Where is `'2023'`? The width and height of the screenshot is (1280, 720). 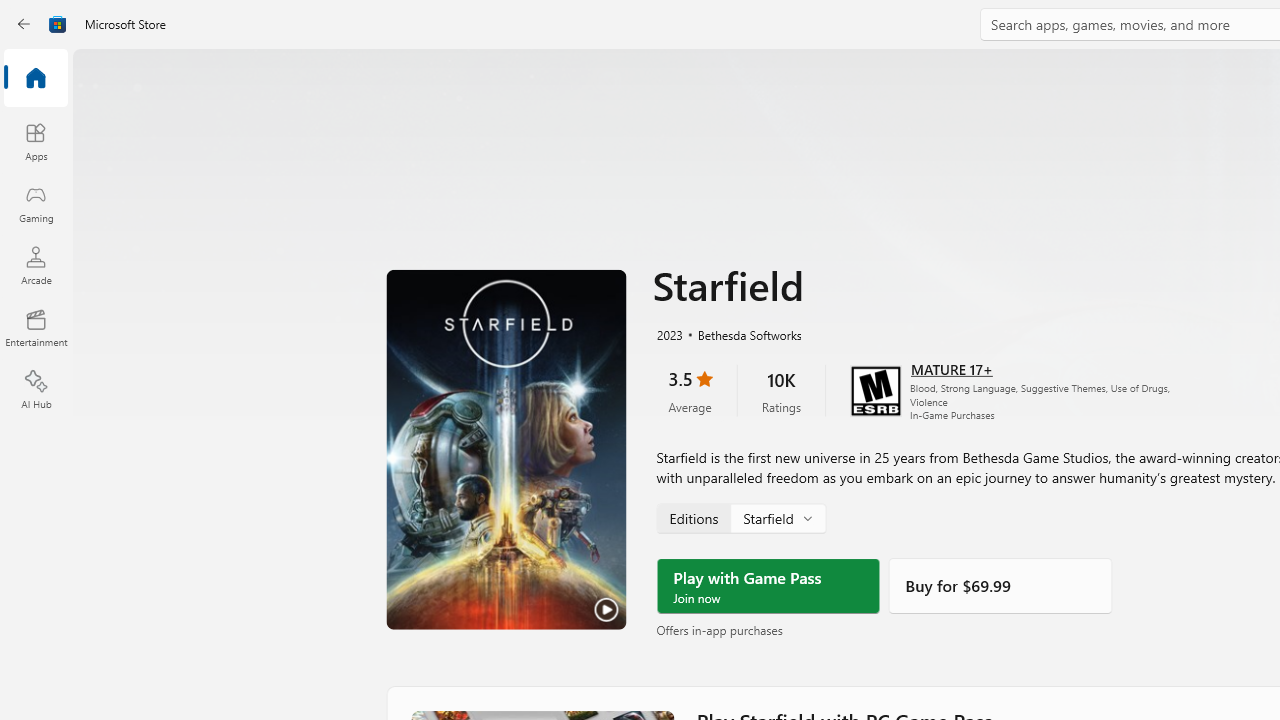
'2023' is located at coordinates (668, 332).